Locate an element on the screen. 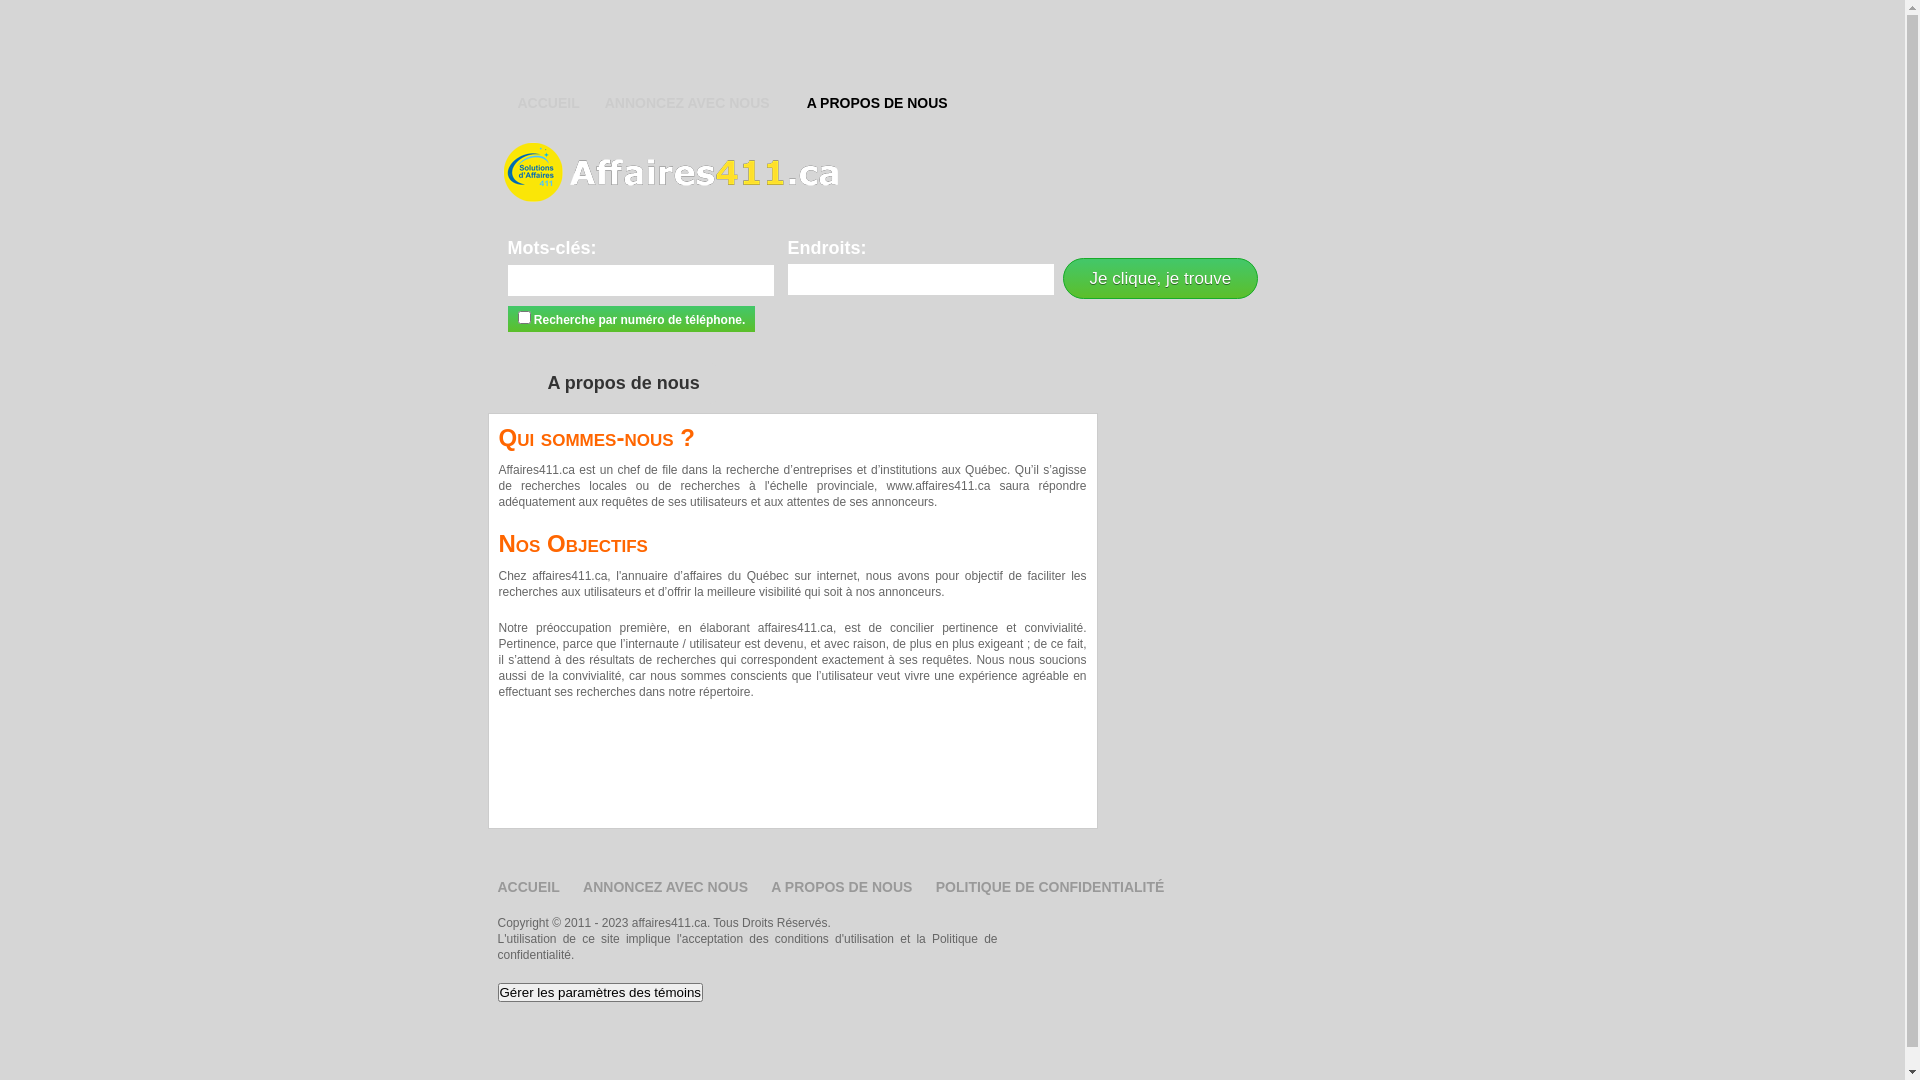 The width and height of the screenshot is (1920, 1080). 'ANNONCEZ AVEC NOUS' is located at coordinates (665, 886).